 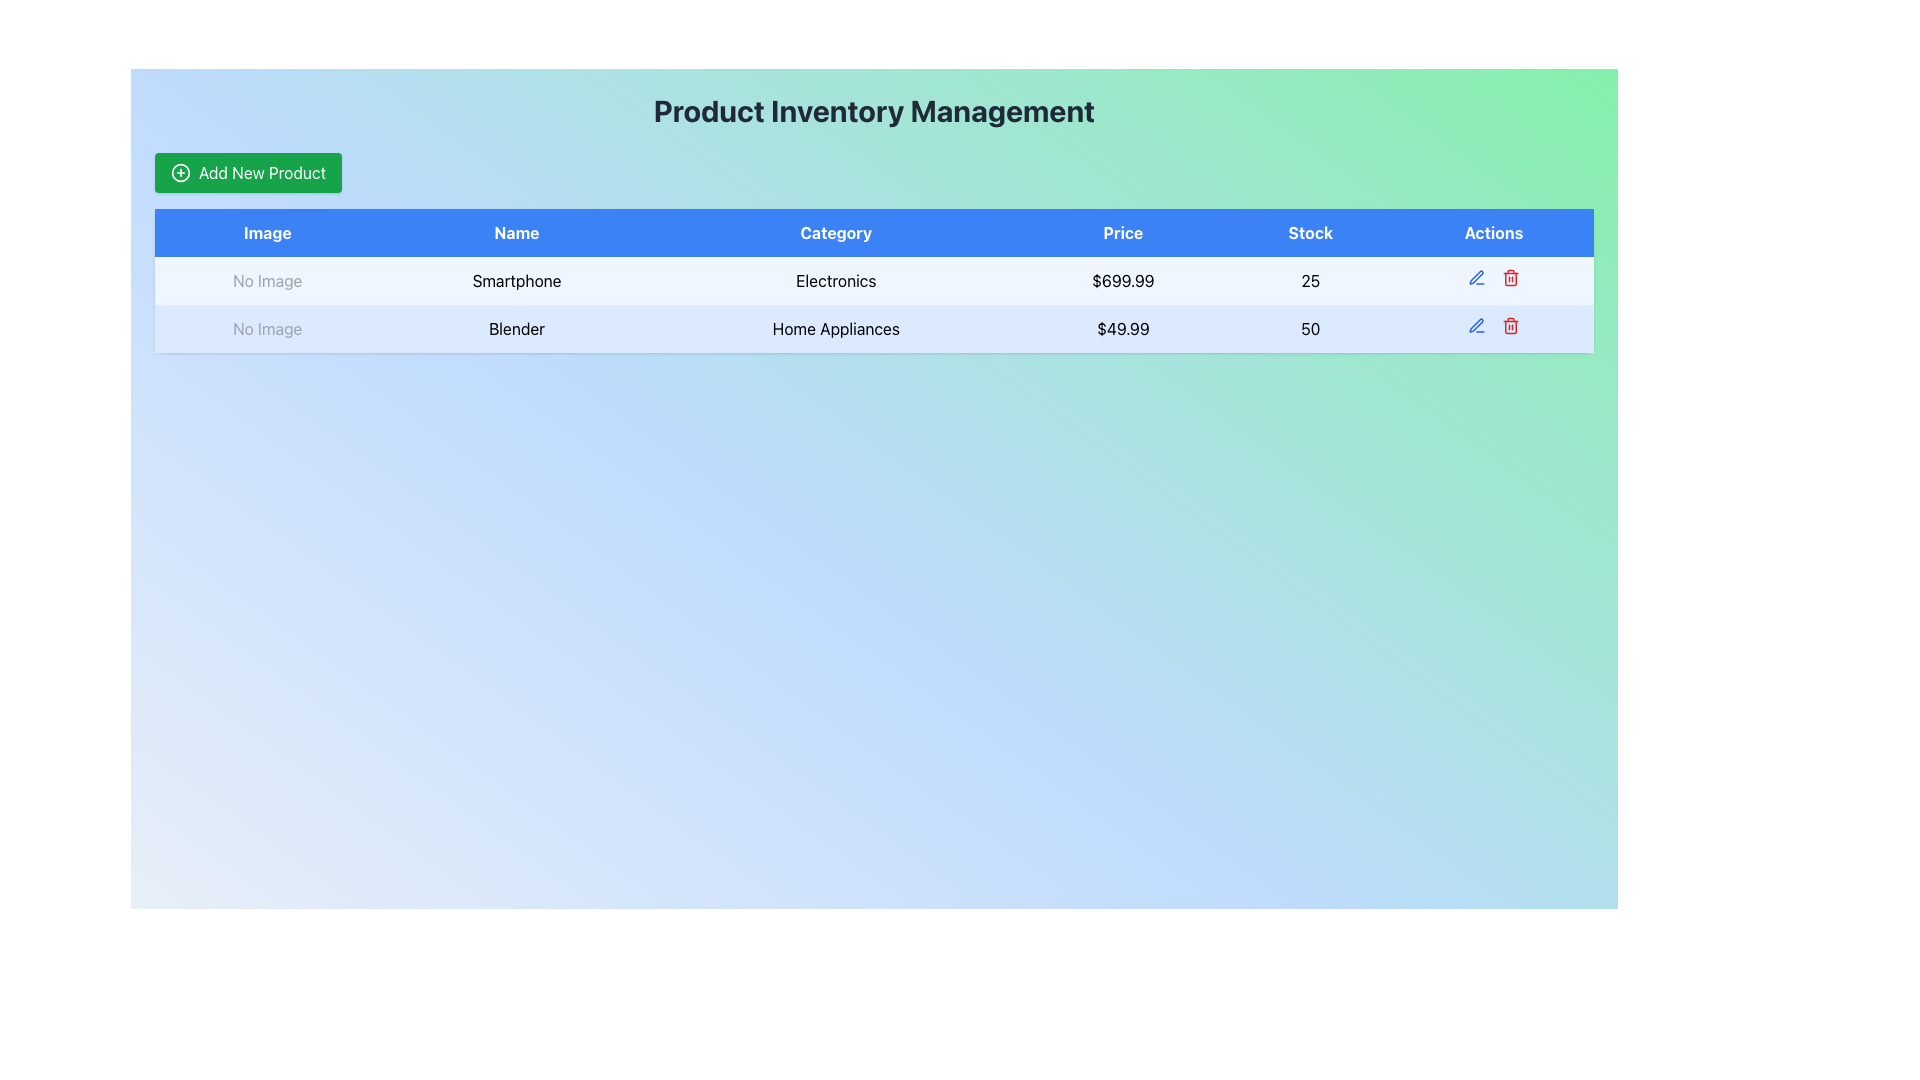 What do you see at coordinates (266, 231) in the screenshot?
I see `the rectangular blue button labeled 'Image' which is the first column header in the list of headers` at bounding box center [266, 231].